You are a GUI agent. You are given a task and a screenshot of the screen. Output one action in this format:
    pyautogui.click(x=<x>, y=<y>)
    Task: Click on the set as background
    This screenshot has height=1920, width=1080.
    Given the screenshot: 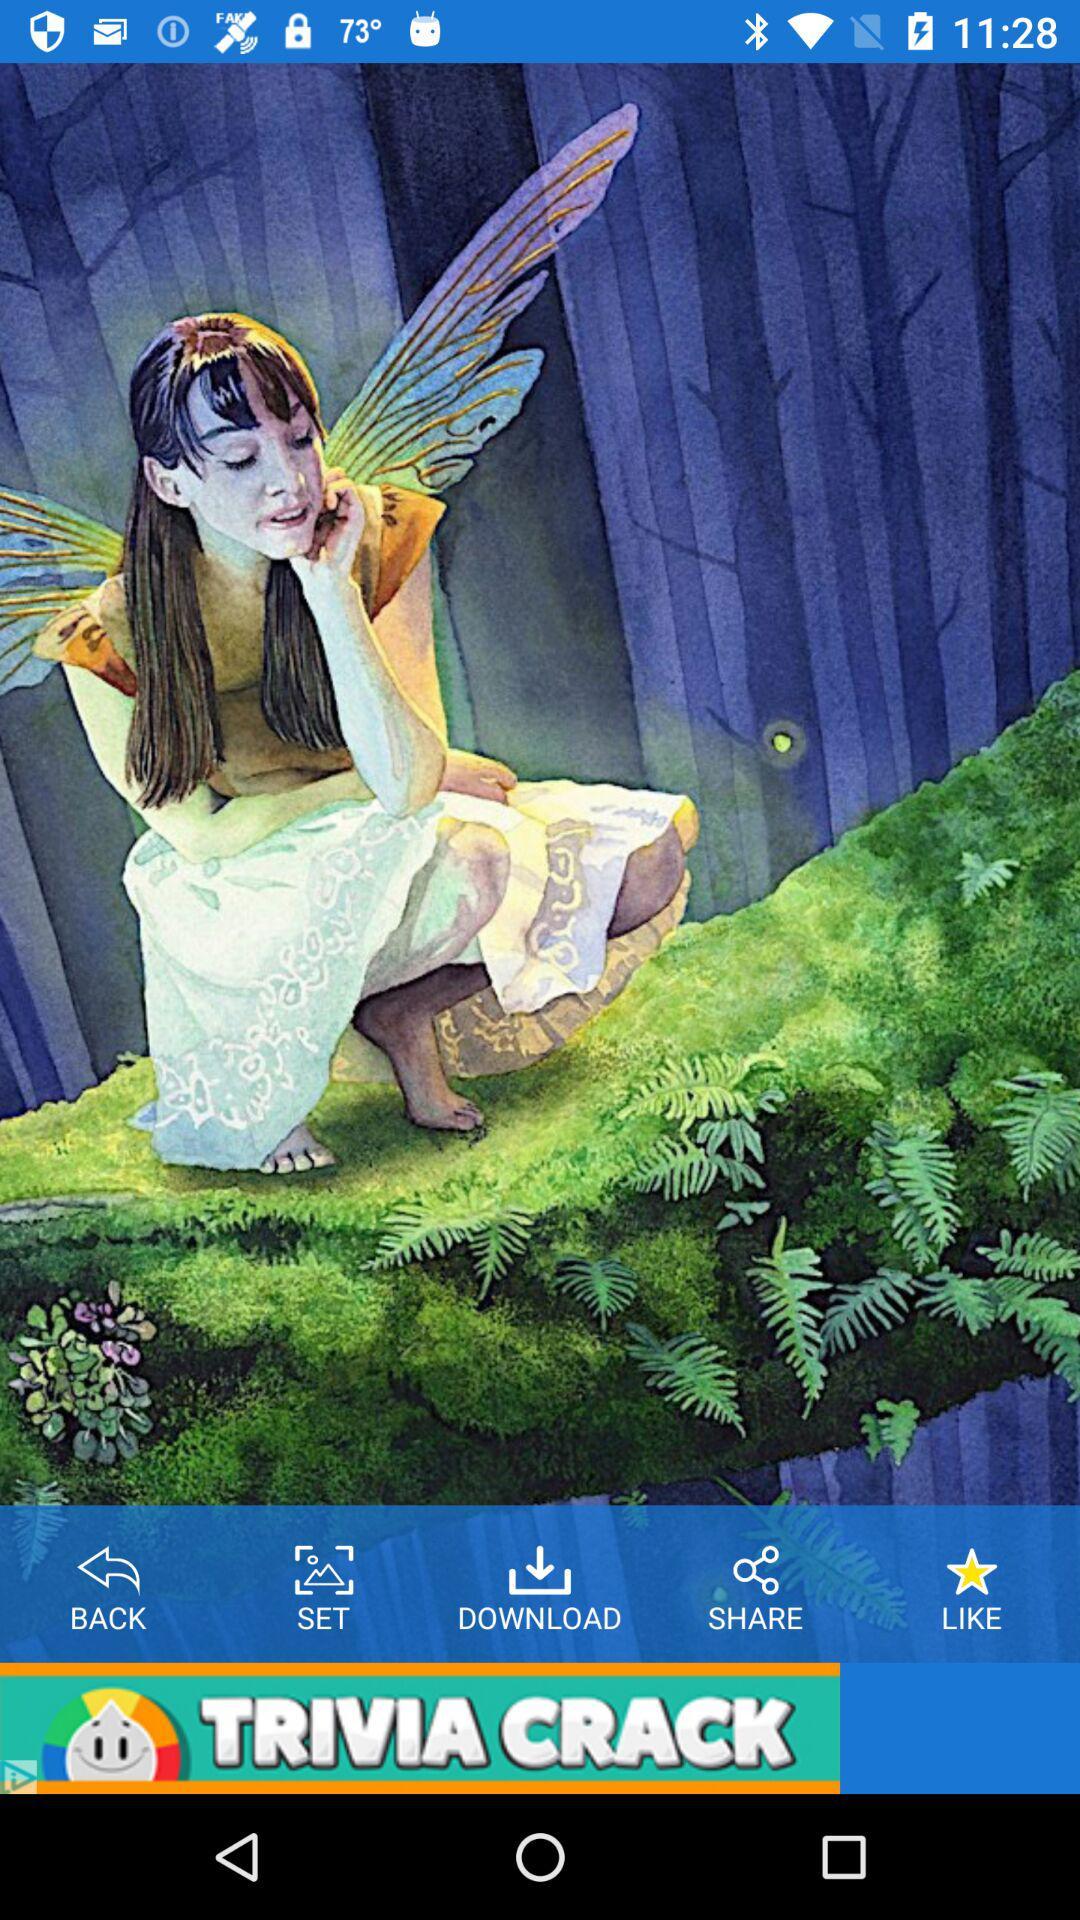 What is the action you would take?
    pyautogui.click(x=323, y=1562)
    